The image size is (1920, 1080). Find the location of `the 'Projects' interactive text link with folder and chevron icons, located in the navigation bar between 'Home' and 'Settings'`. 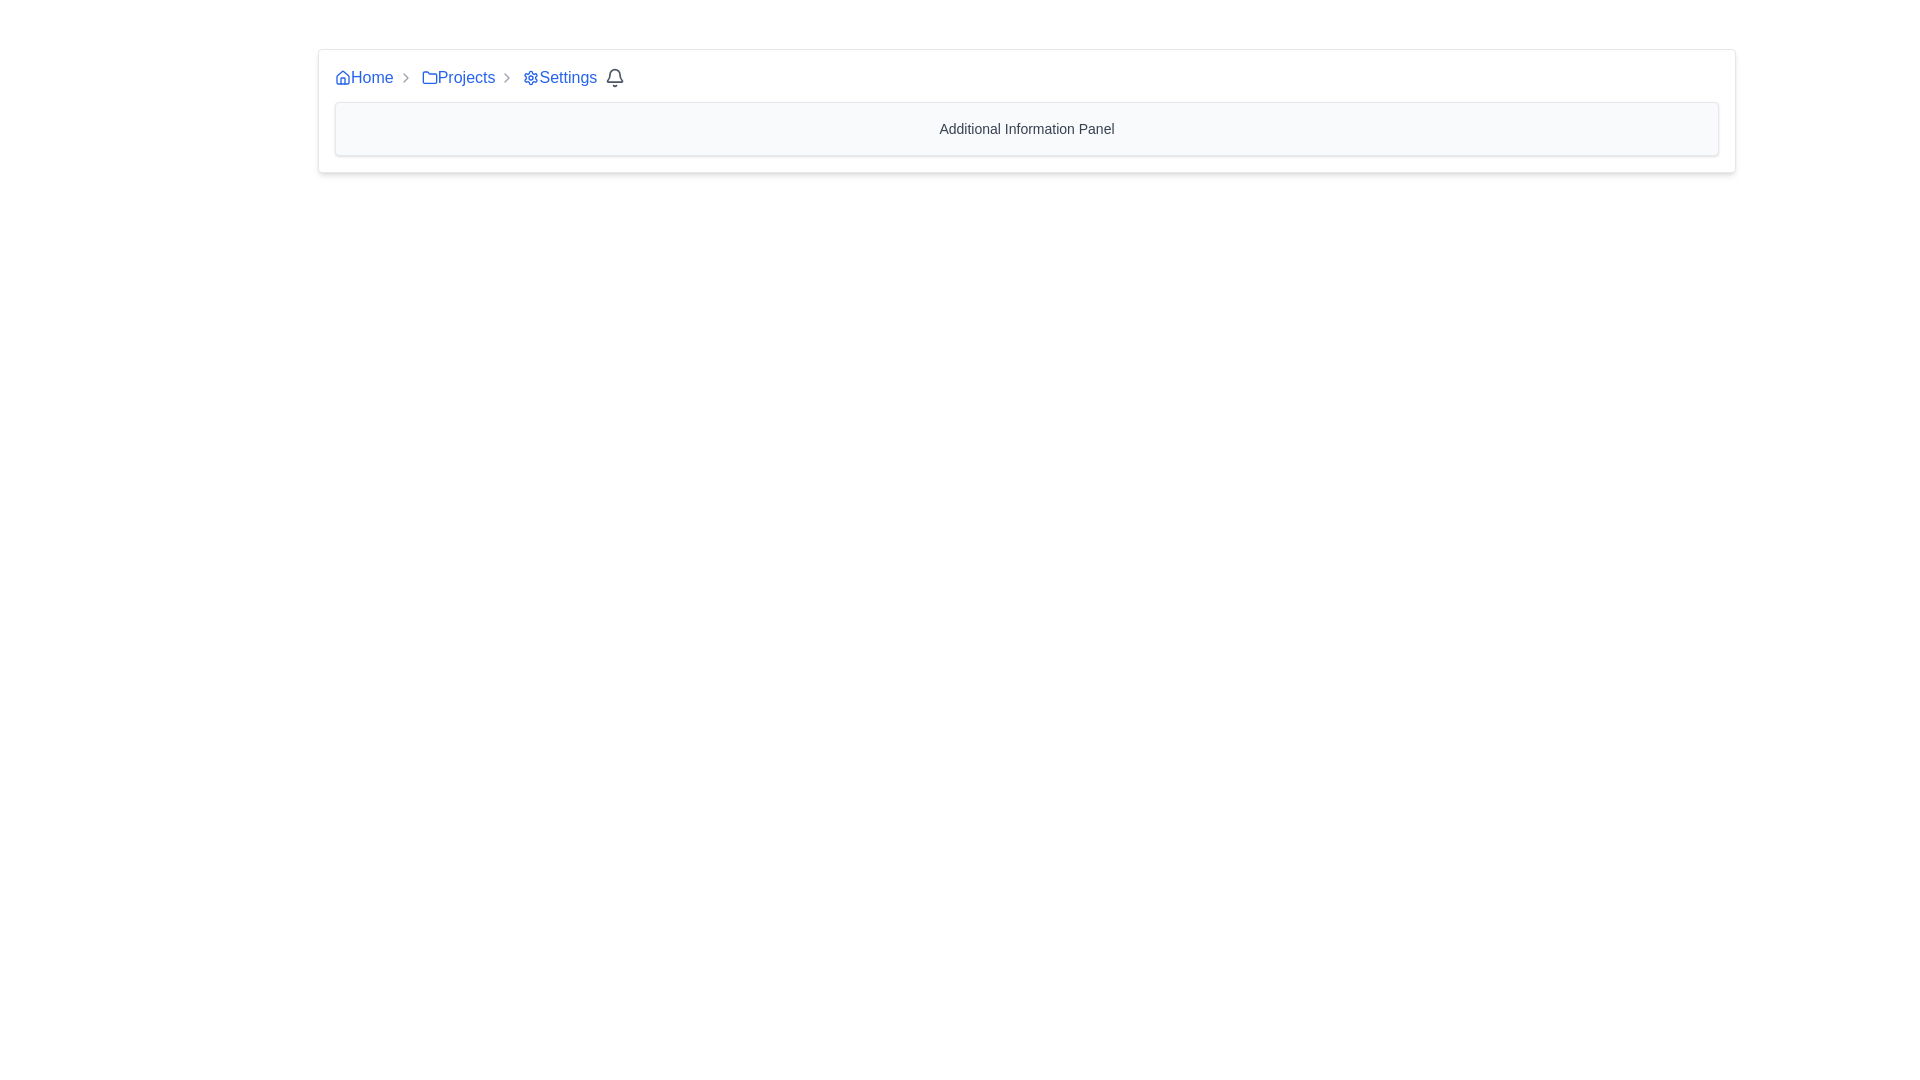

the 'Projects' interactive text link with folder and chevron icons, located in the navigation bar between 'Home' and 'Settings' is located at coordinates (467, 76).